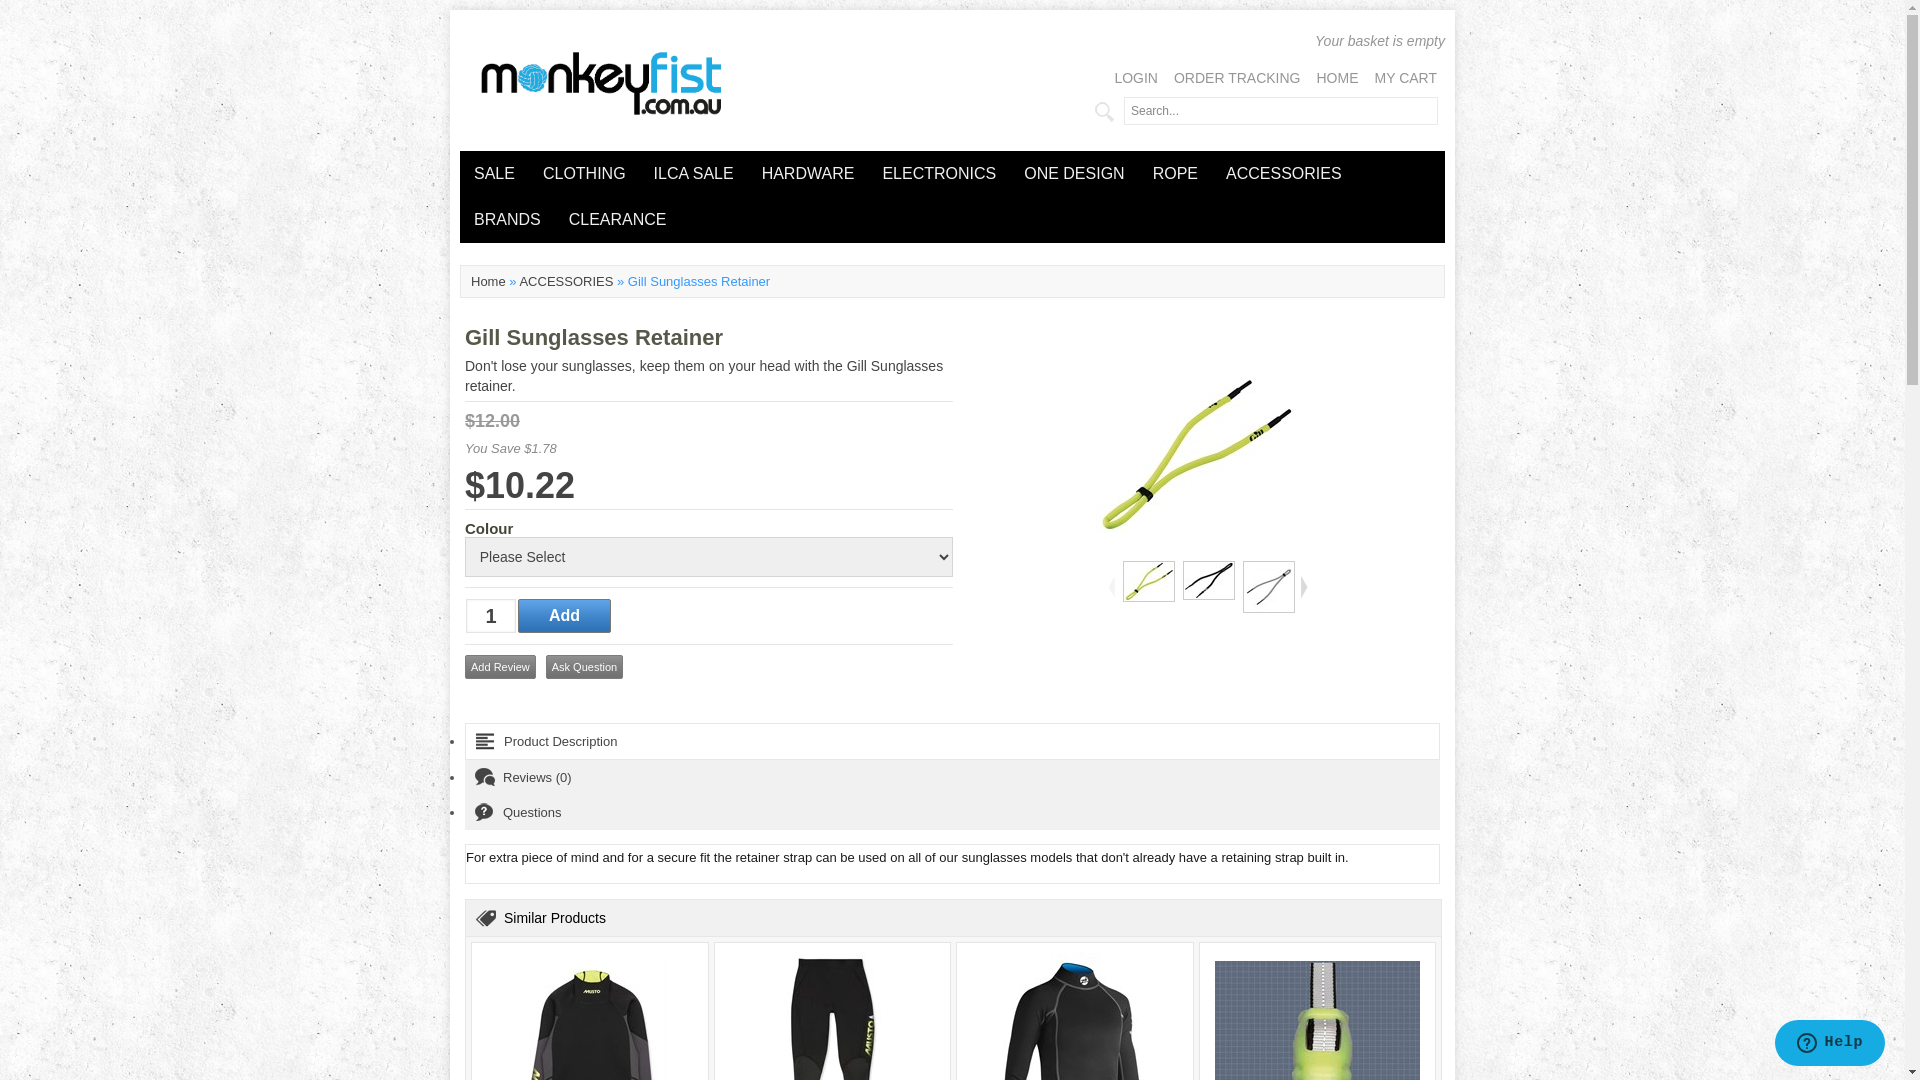 The image size is (1920, 1080). I want to click on 'SALE', so click(494, 172).